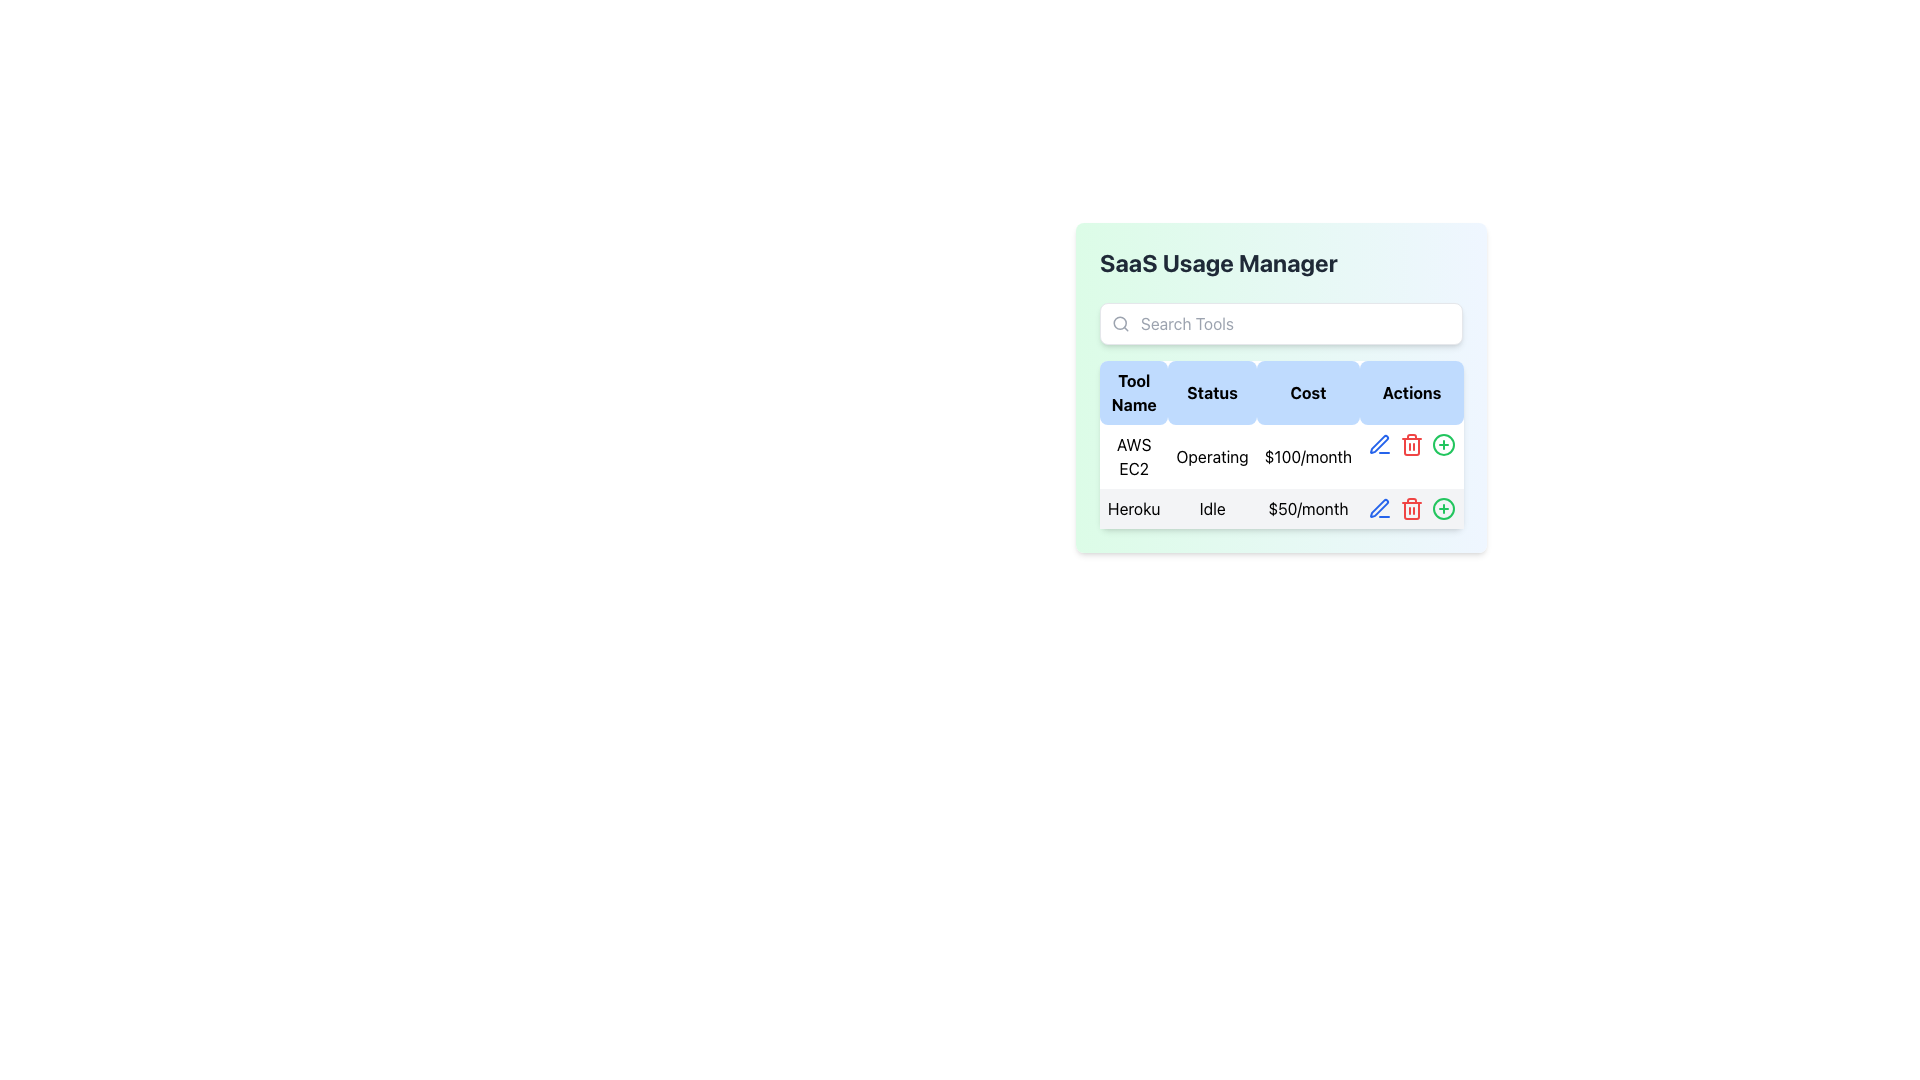 Image resolution: width=1920 pixels, height=1080 pixels. Describe the element at coordinates (1379, 443) in the screenshot. I see `the first interactive button in the 'Actions' column of the second row of the table` at that location.